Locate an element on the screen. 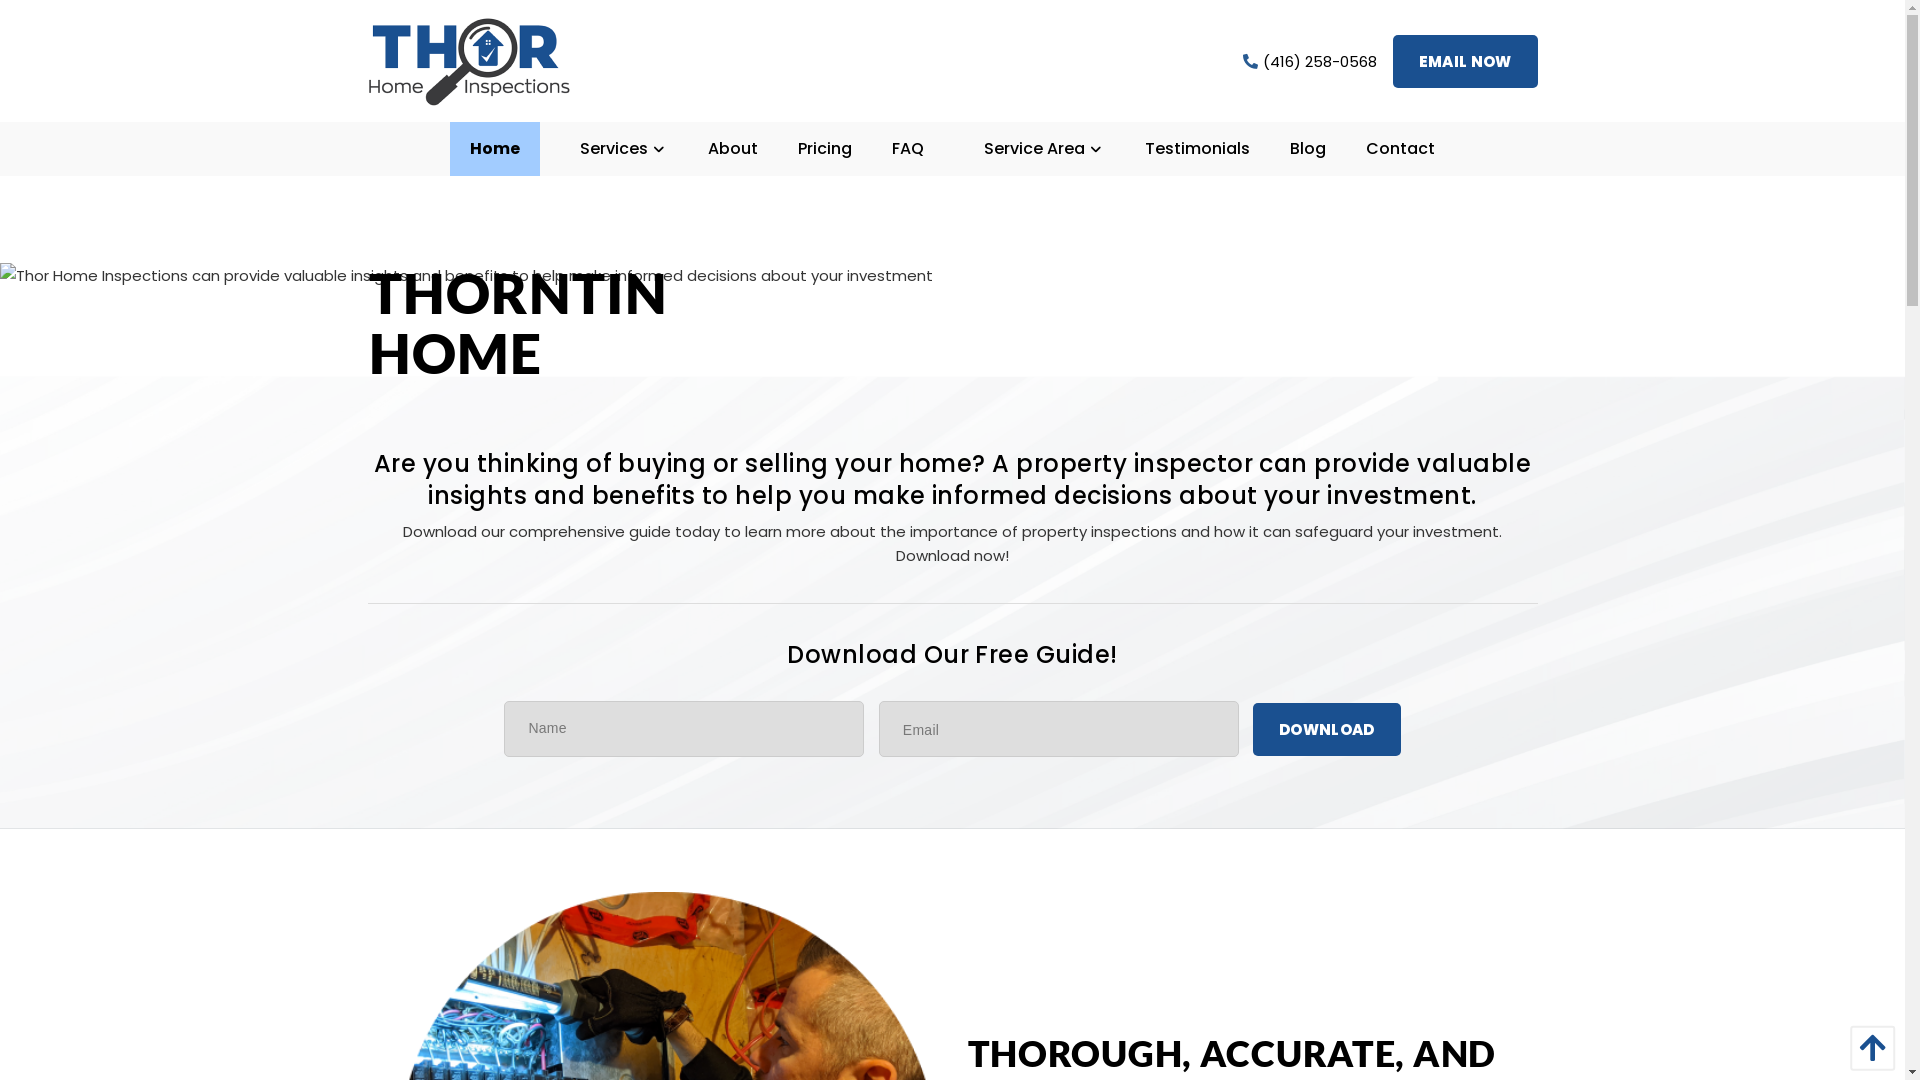  'Blog' is located at coordinates (1308, 148).